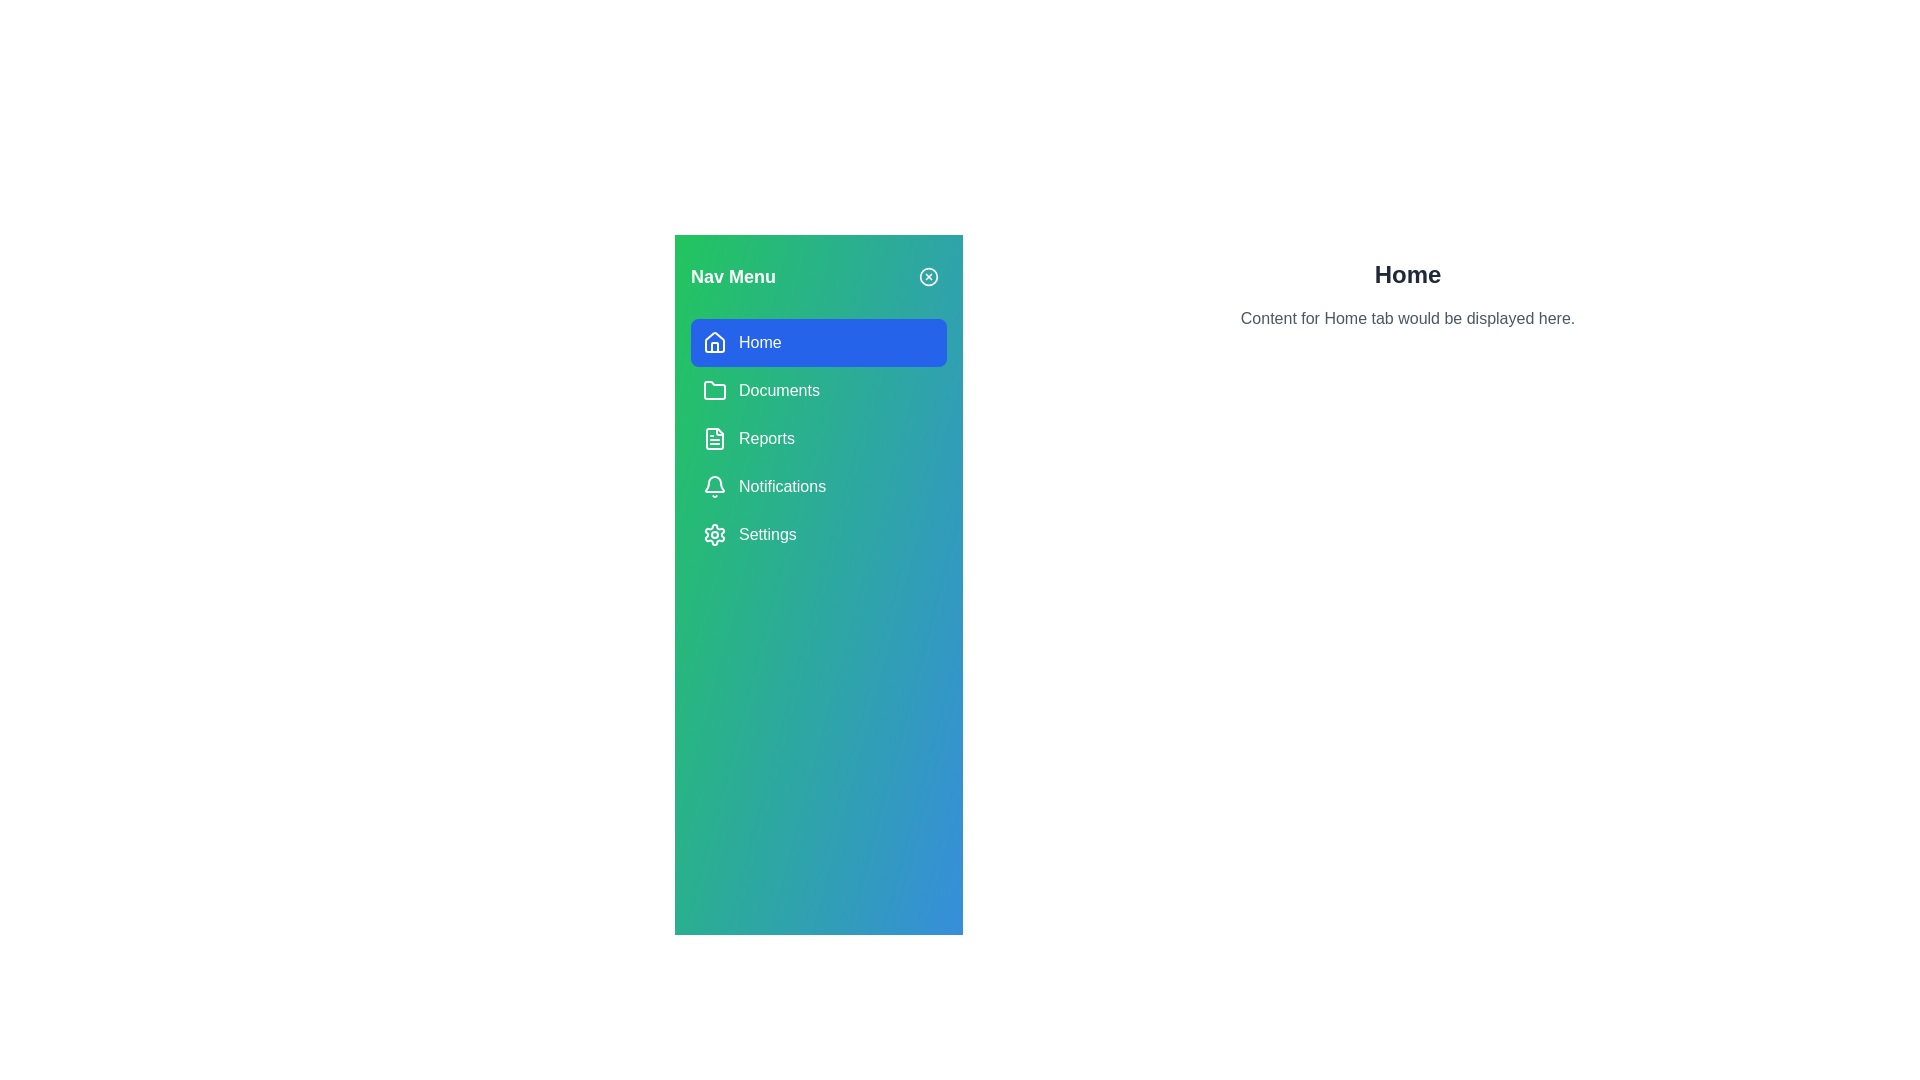  Describe the element at coordinates (819, 342) in the screenshot. I see `the tab Home in the navigation menu` at that location.